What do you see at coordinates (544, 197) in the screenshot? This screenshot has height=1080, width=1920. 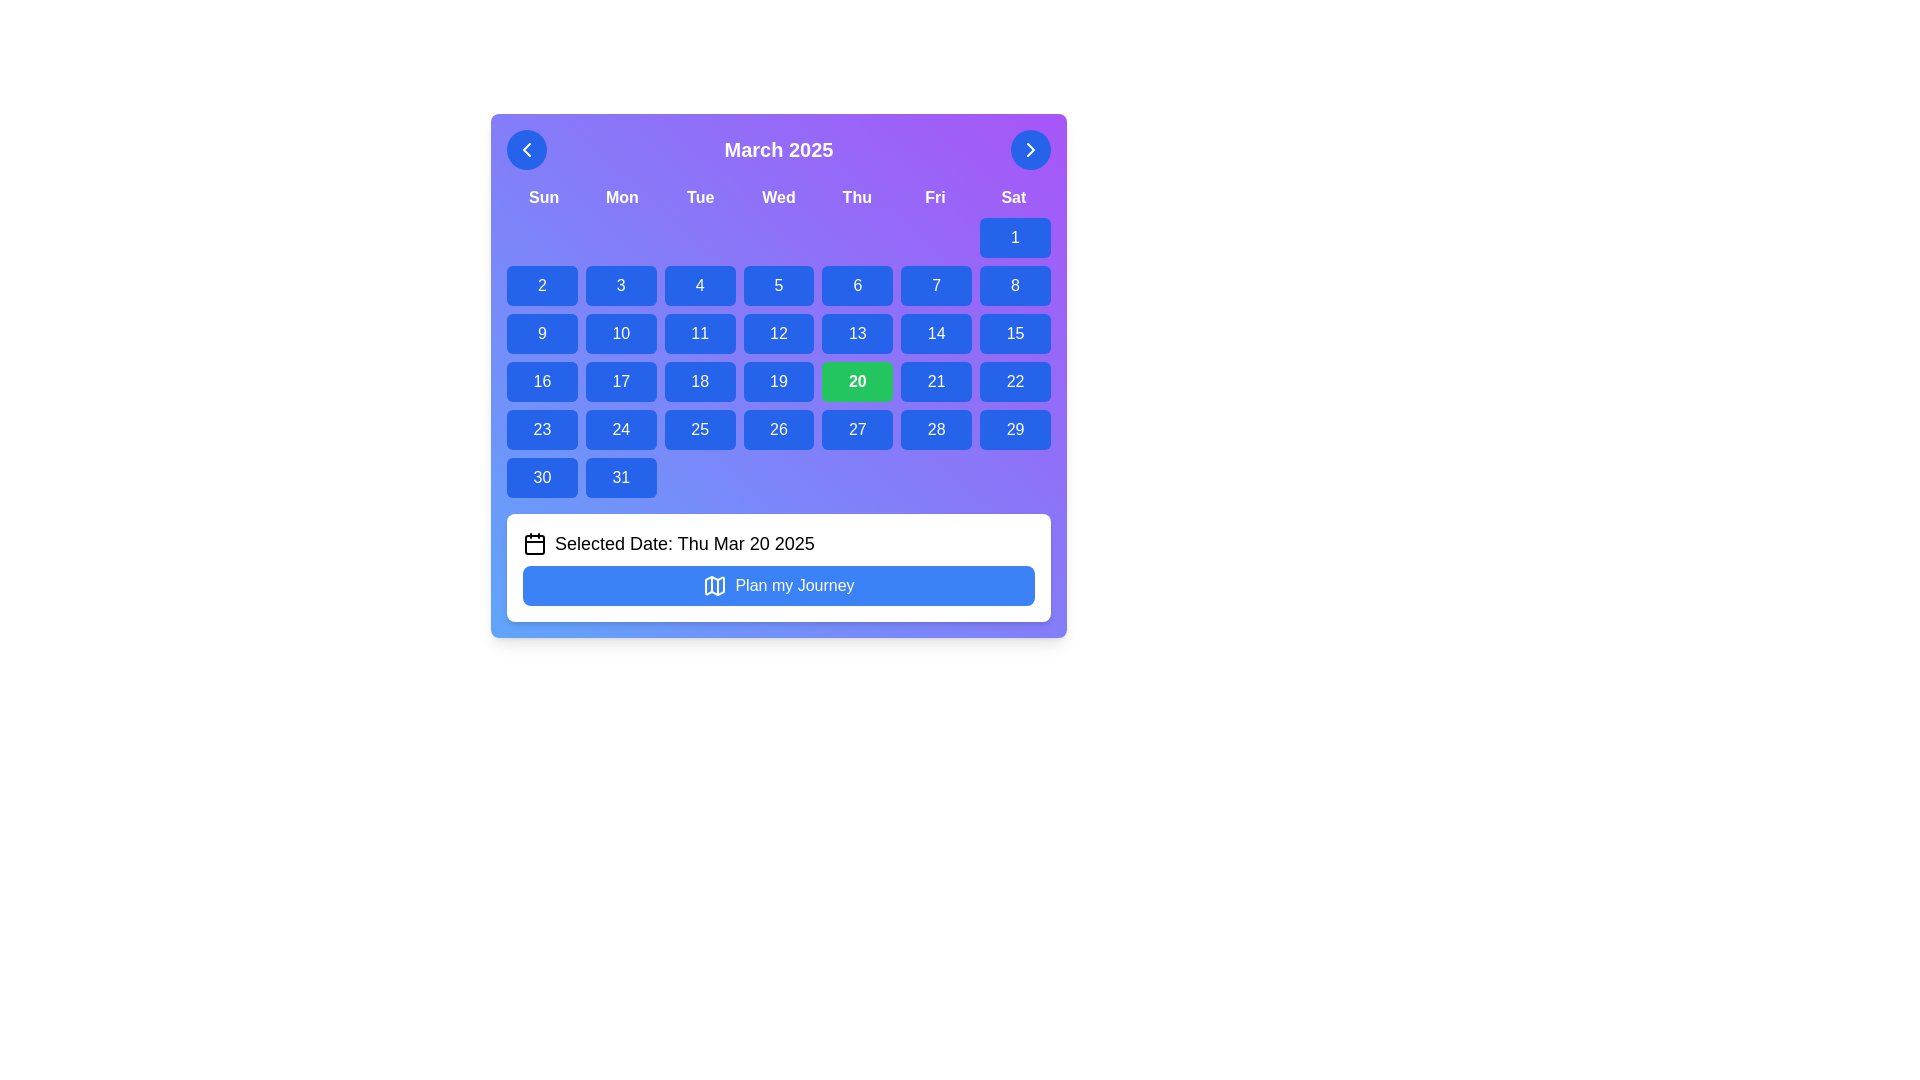 I see `the static text label indicating 'Sunday', which is the first element in the series of seven days of the week aligned horizontally in the calendar header` at bounding box center [544, 197].